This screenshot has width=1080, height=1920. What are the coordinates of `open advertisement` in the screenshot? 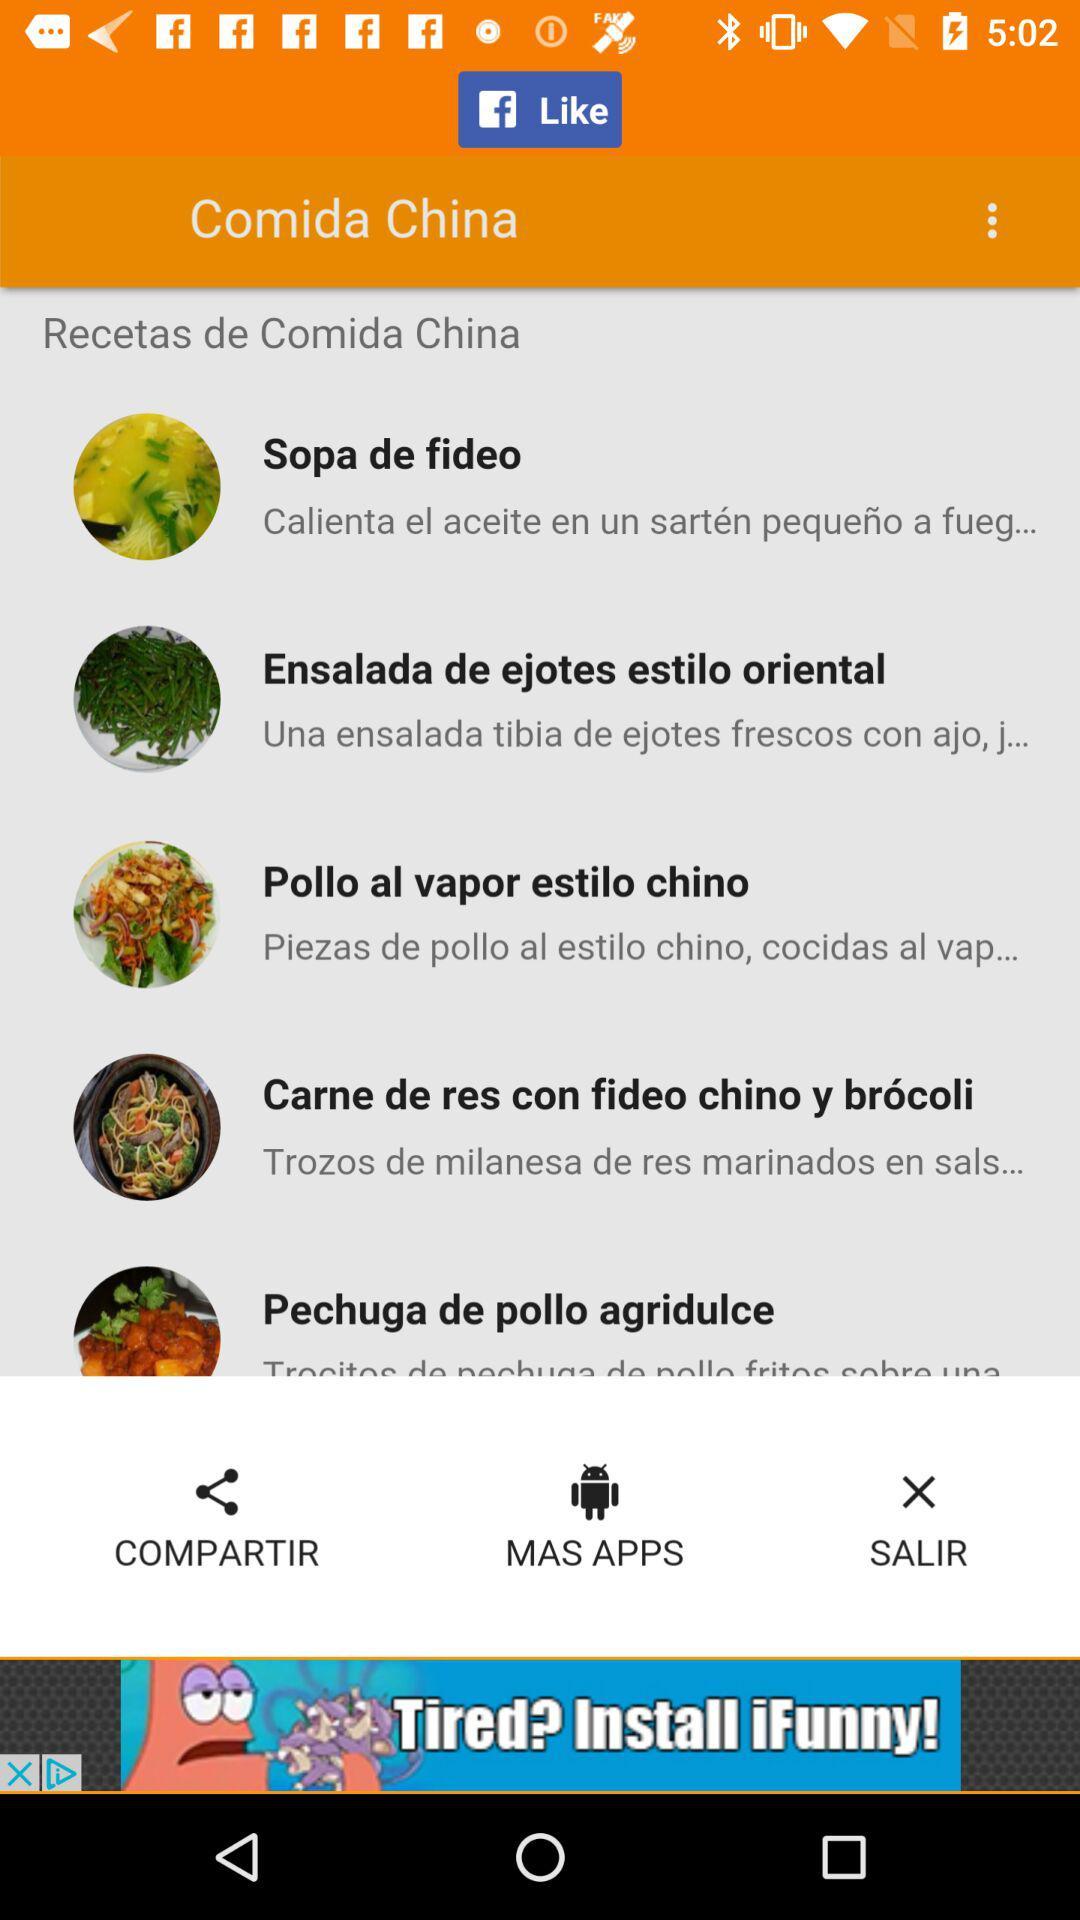 It's located at (540, 1724).